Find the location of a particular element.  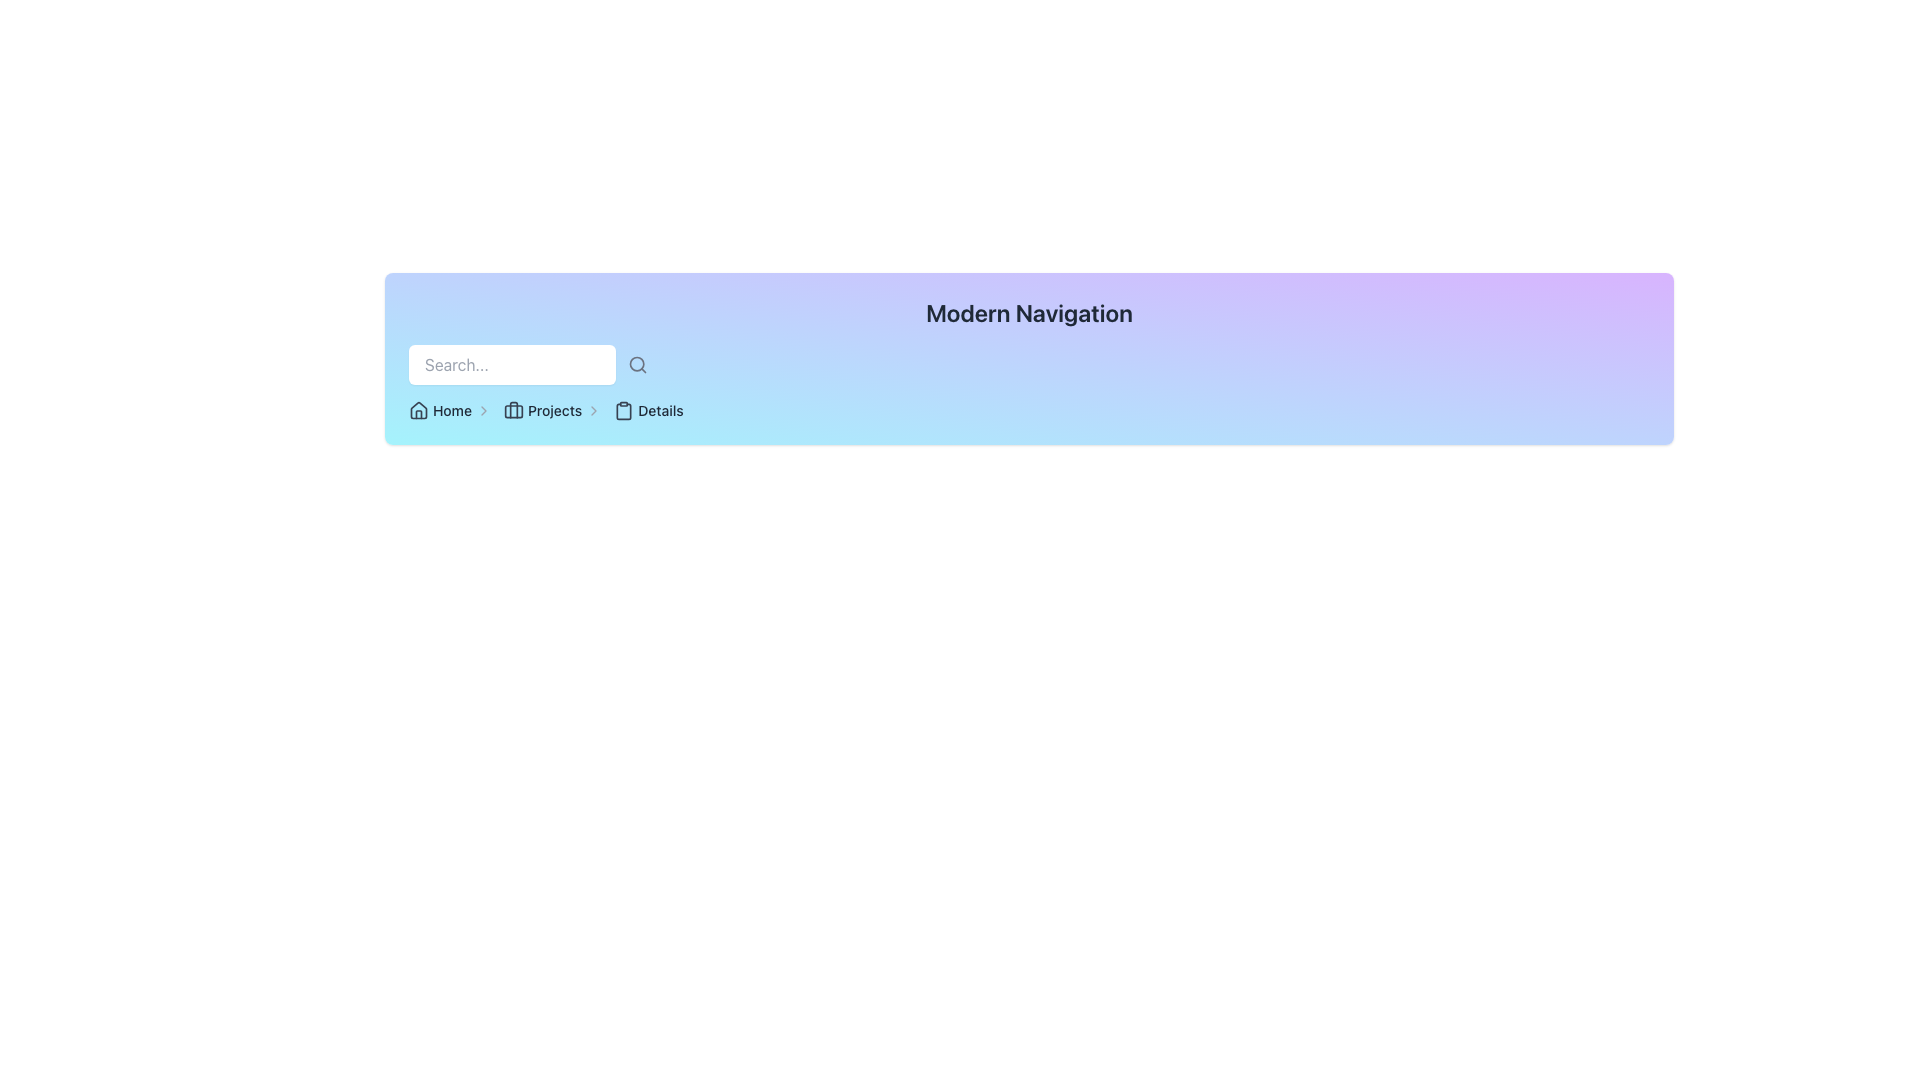

the second item in the breadcrumb navigation bar is located at coordinates (552, 410).